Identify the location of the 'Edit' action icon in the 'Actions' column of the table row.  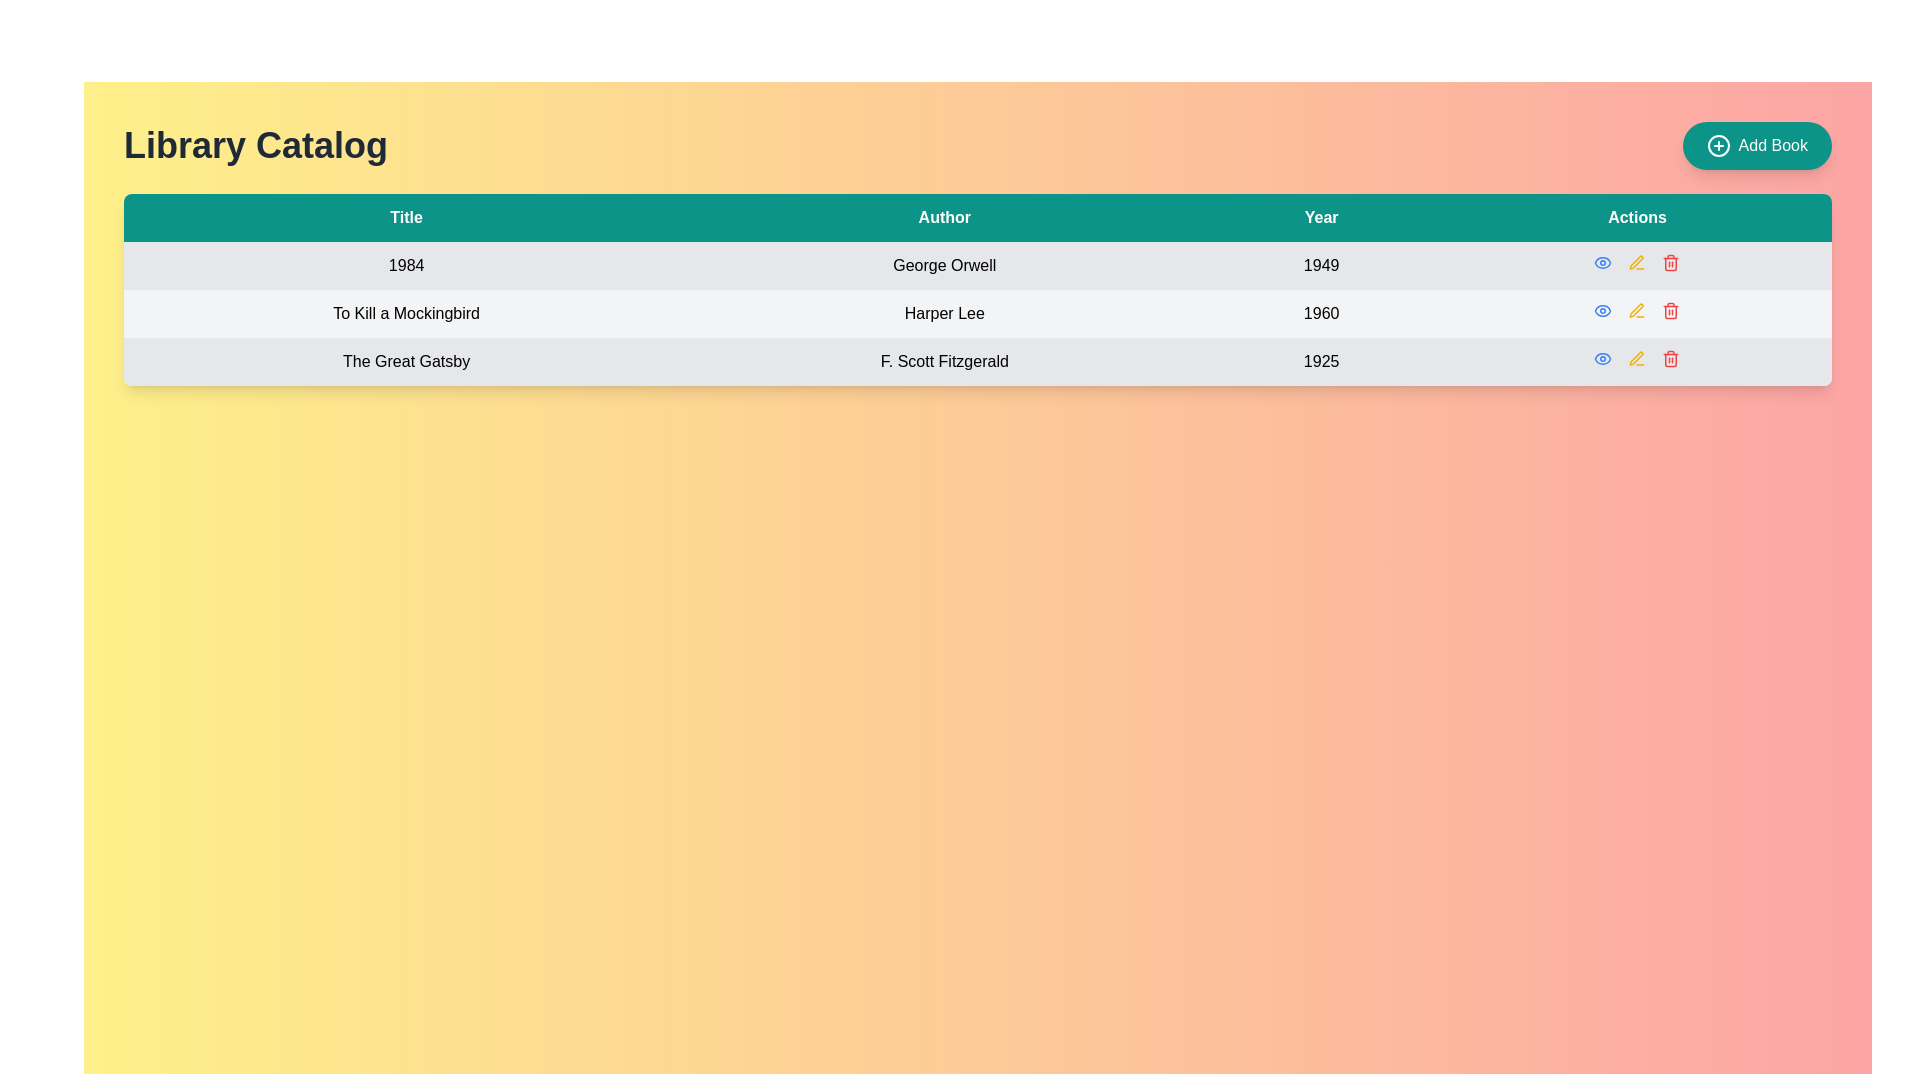
(1637, 310).